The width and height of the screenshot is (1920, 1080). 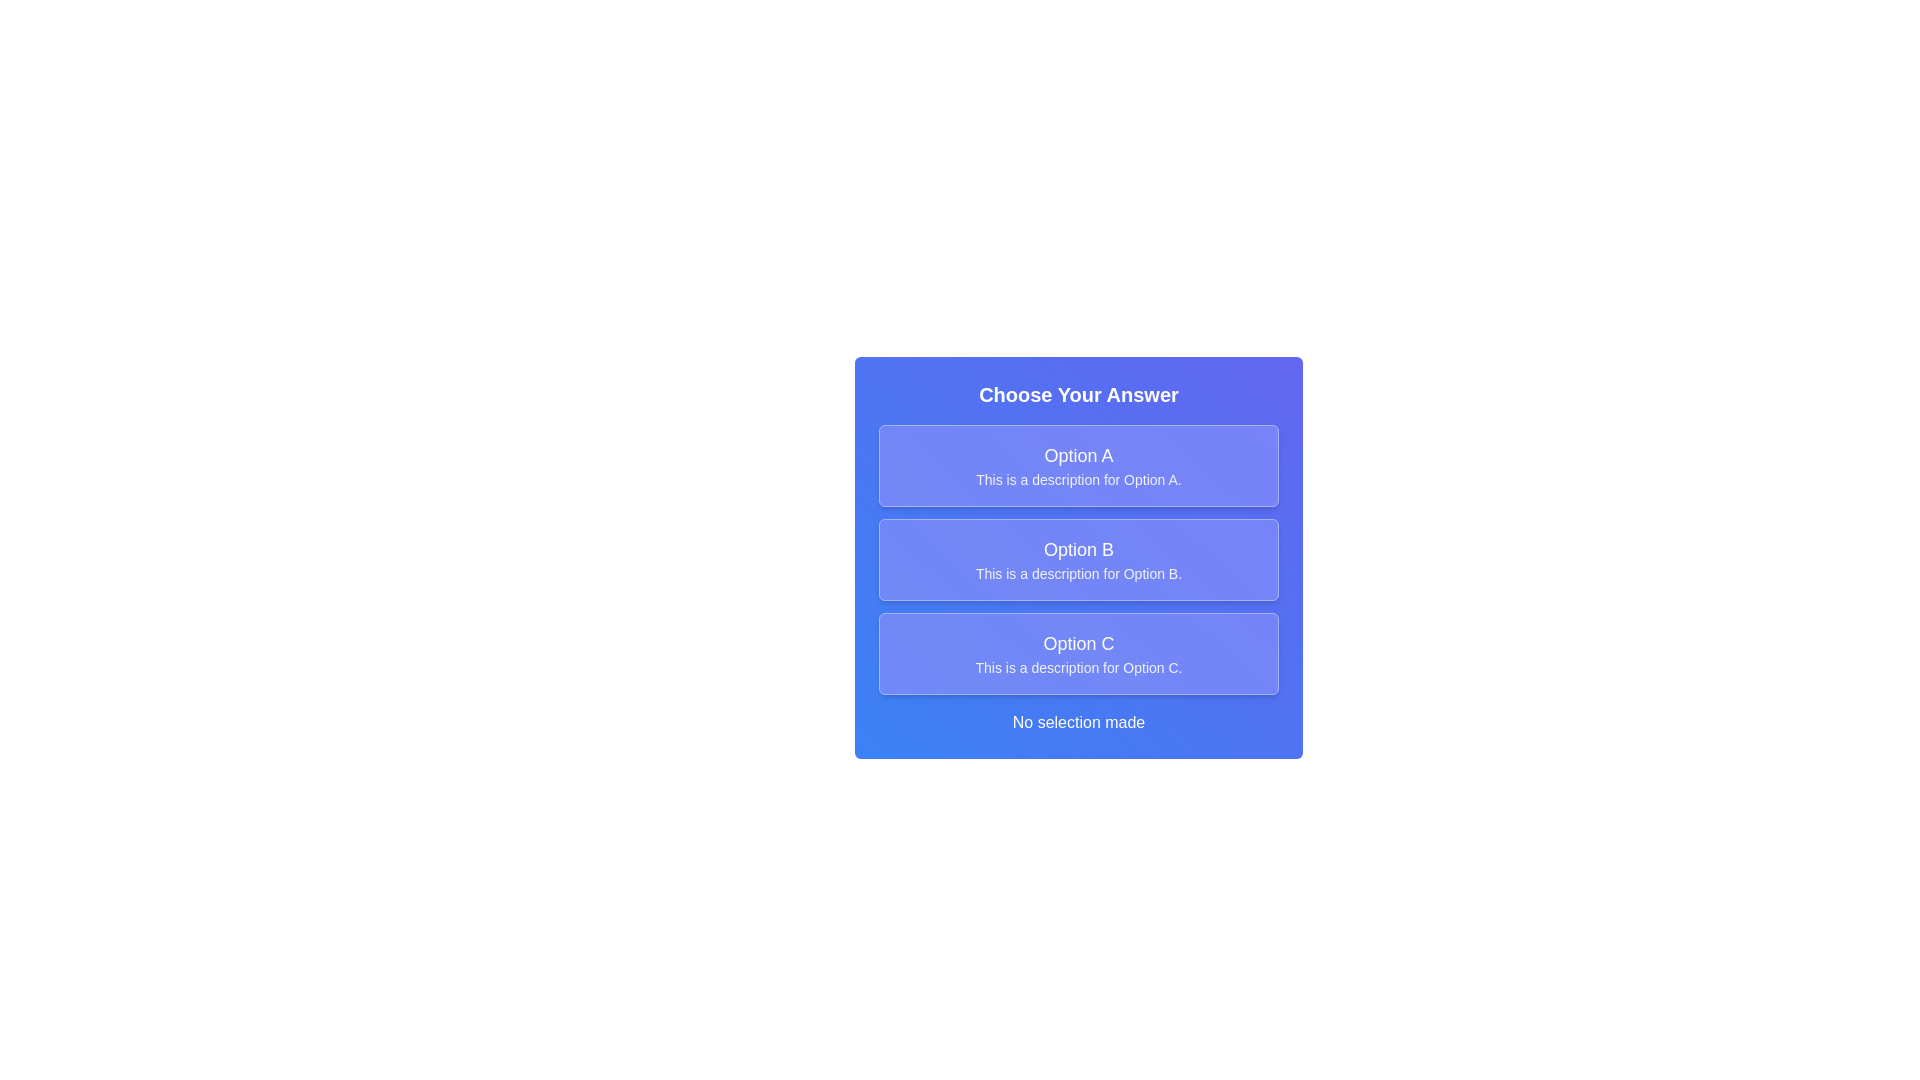 I want to click on the third selectable option at the bottom of the card group labeled 'Option C', so click(x=1078, y=654).